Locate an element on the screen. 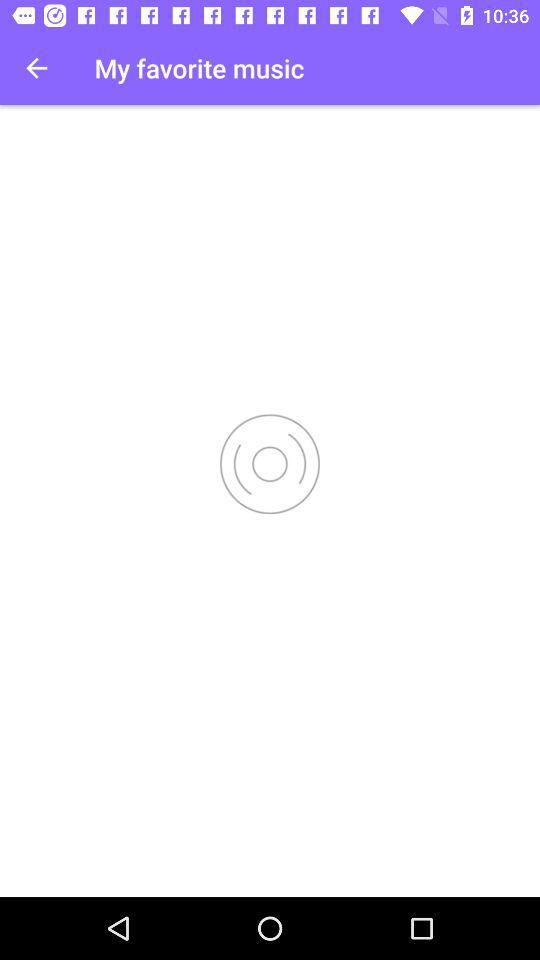 This screenshot has width=540, height=960. the icon to the left of my favorite music item is located at coordinates (36, 68).